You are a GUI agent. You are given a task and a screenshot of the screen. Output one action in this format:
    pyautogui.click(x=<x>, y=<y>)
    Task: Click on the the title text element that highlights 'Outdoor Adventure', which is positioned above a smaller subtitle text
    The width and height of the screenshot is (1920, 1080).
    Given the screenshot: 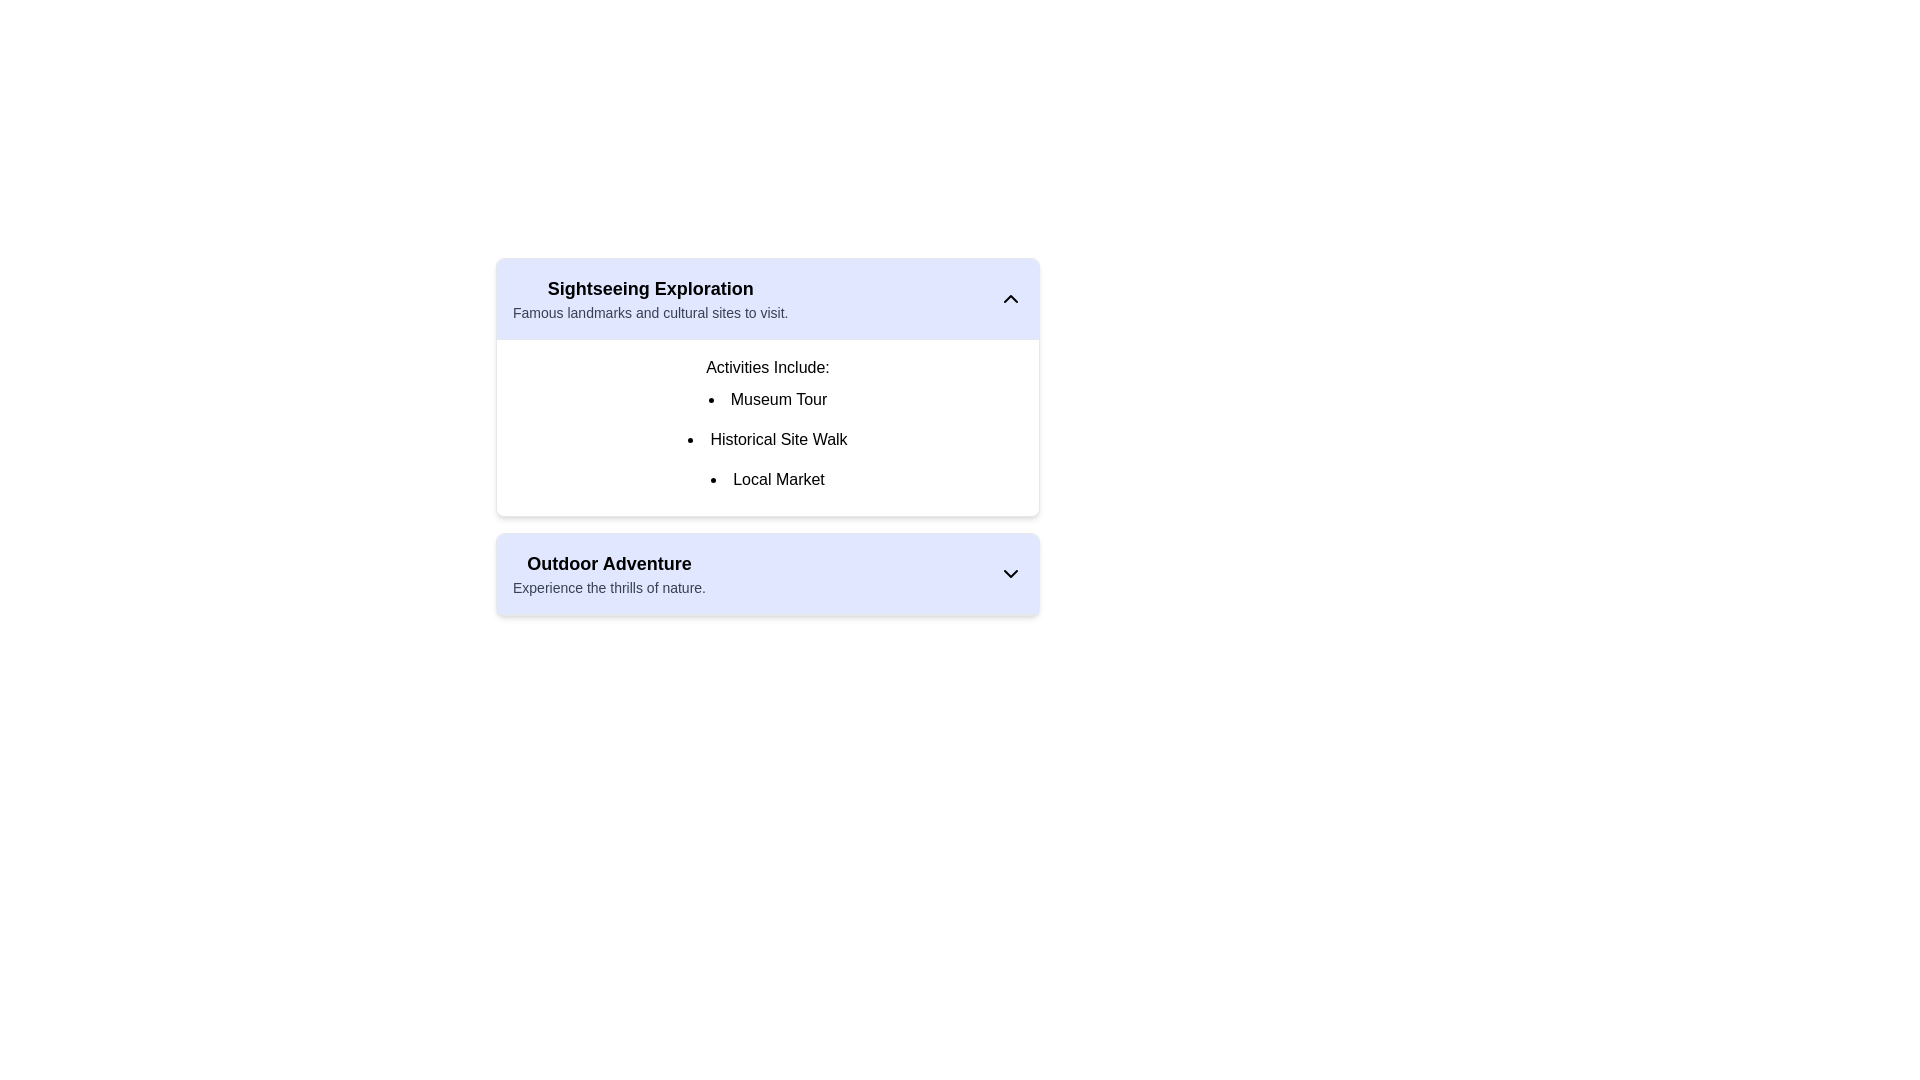 What is the action you would take?
    pyautogui.click(x=608, y=563)
    